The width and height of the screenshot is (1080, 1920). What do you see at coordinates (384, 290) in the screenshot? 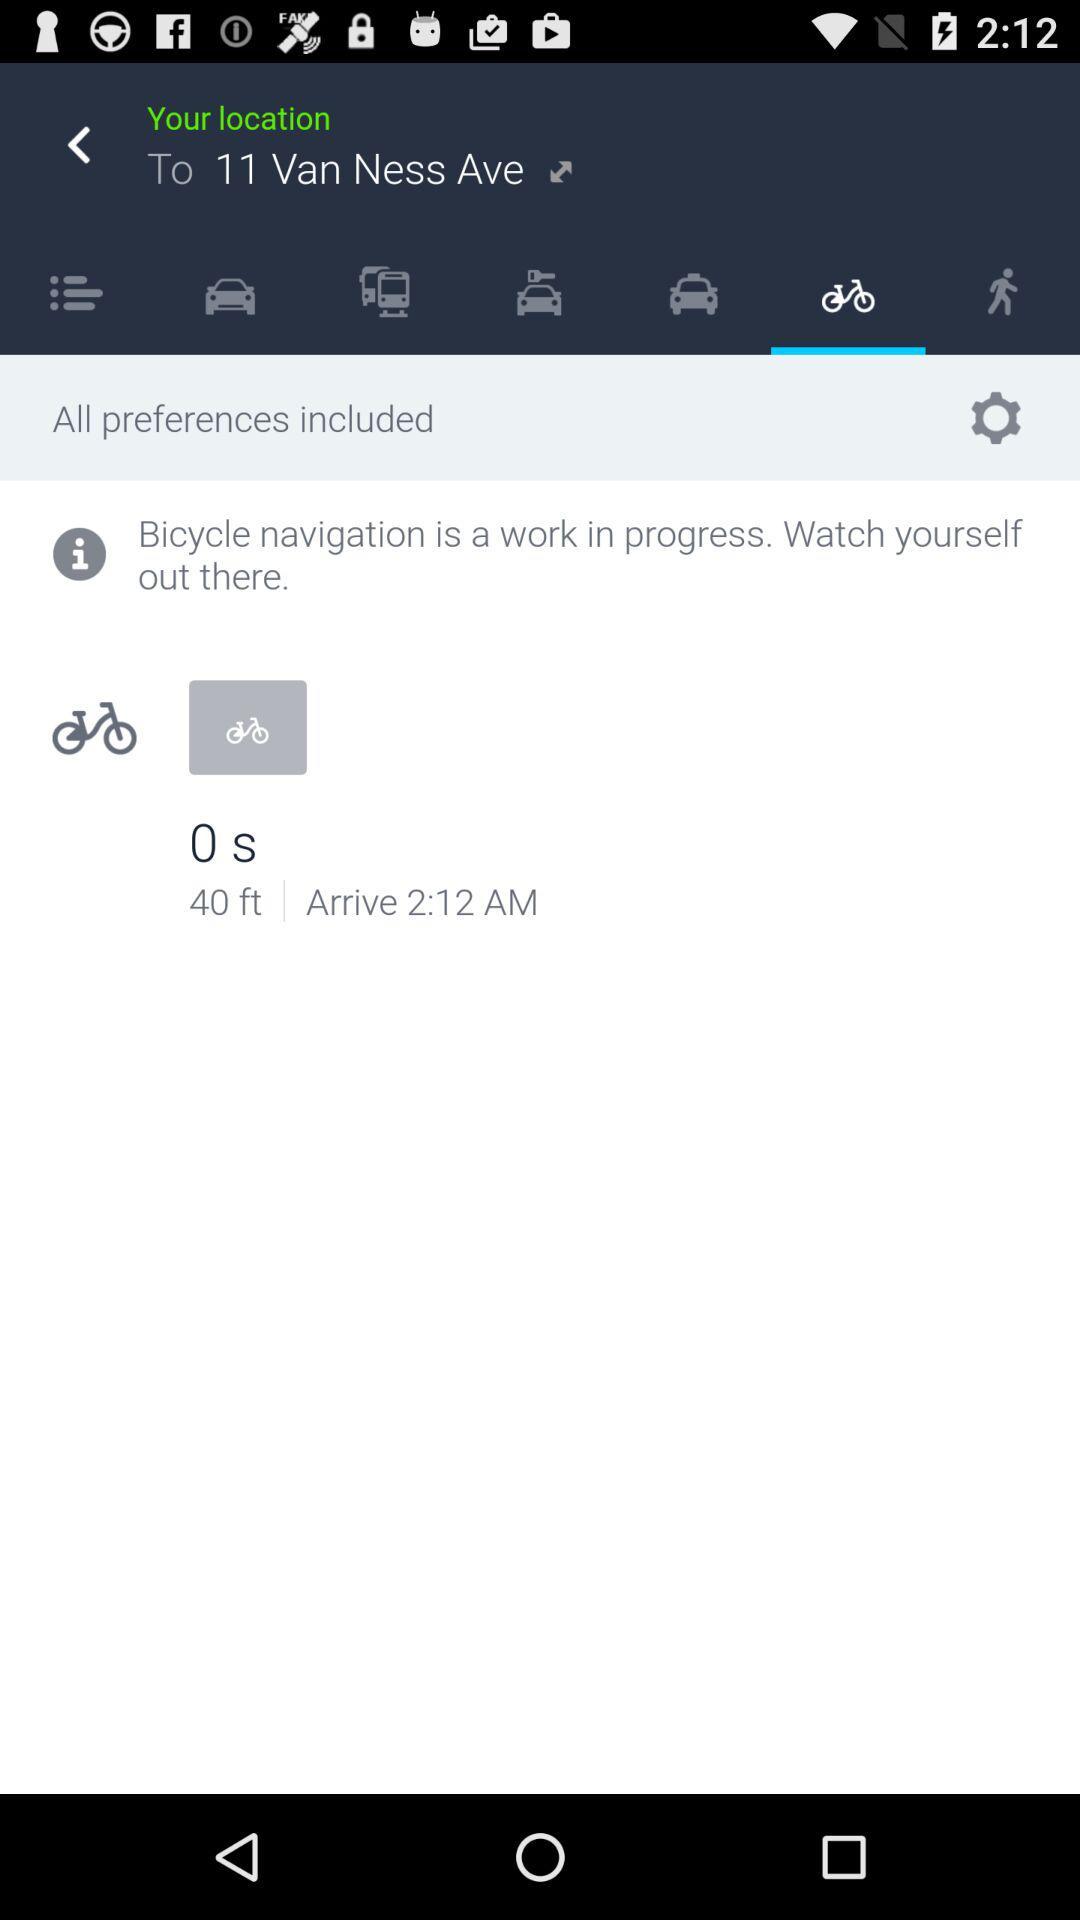
I see `the icon to the right of   icon` at bounding box center [384, 290].